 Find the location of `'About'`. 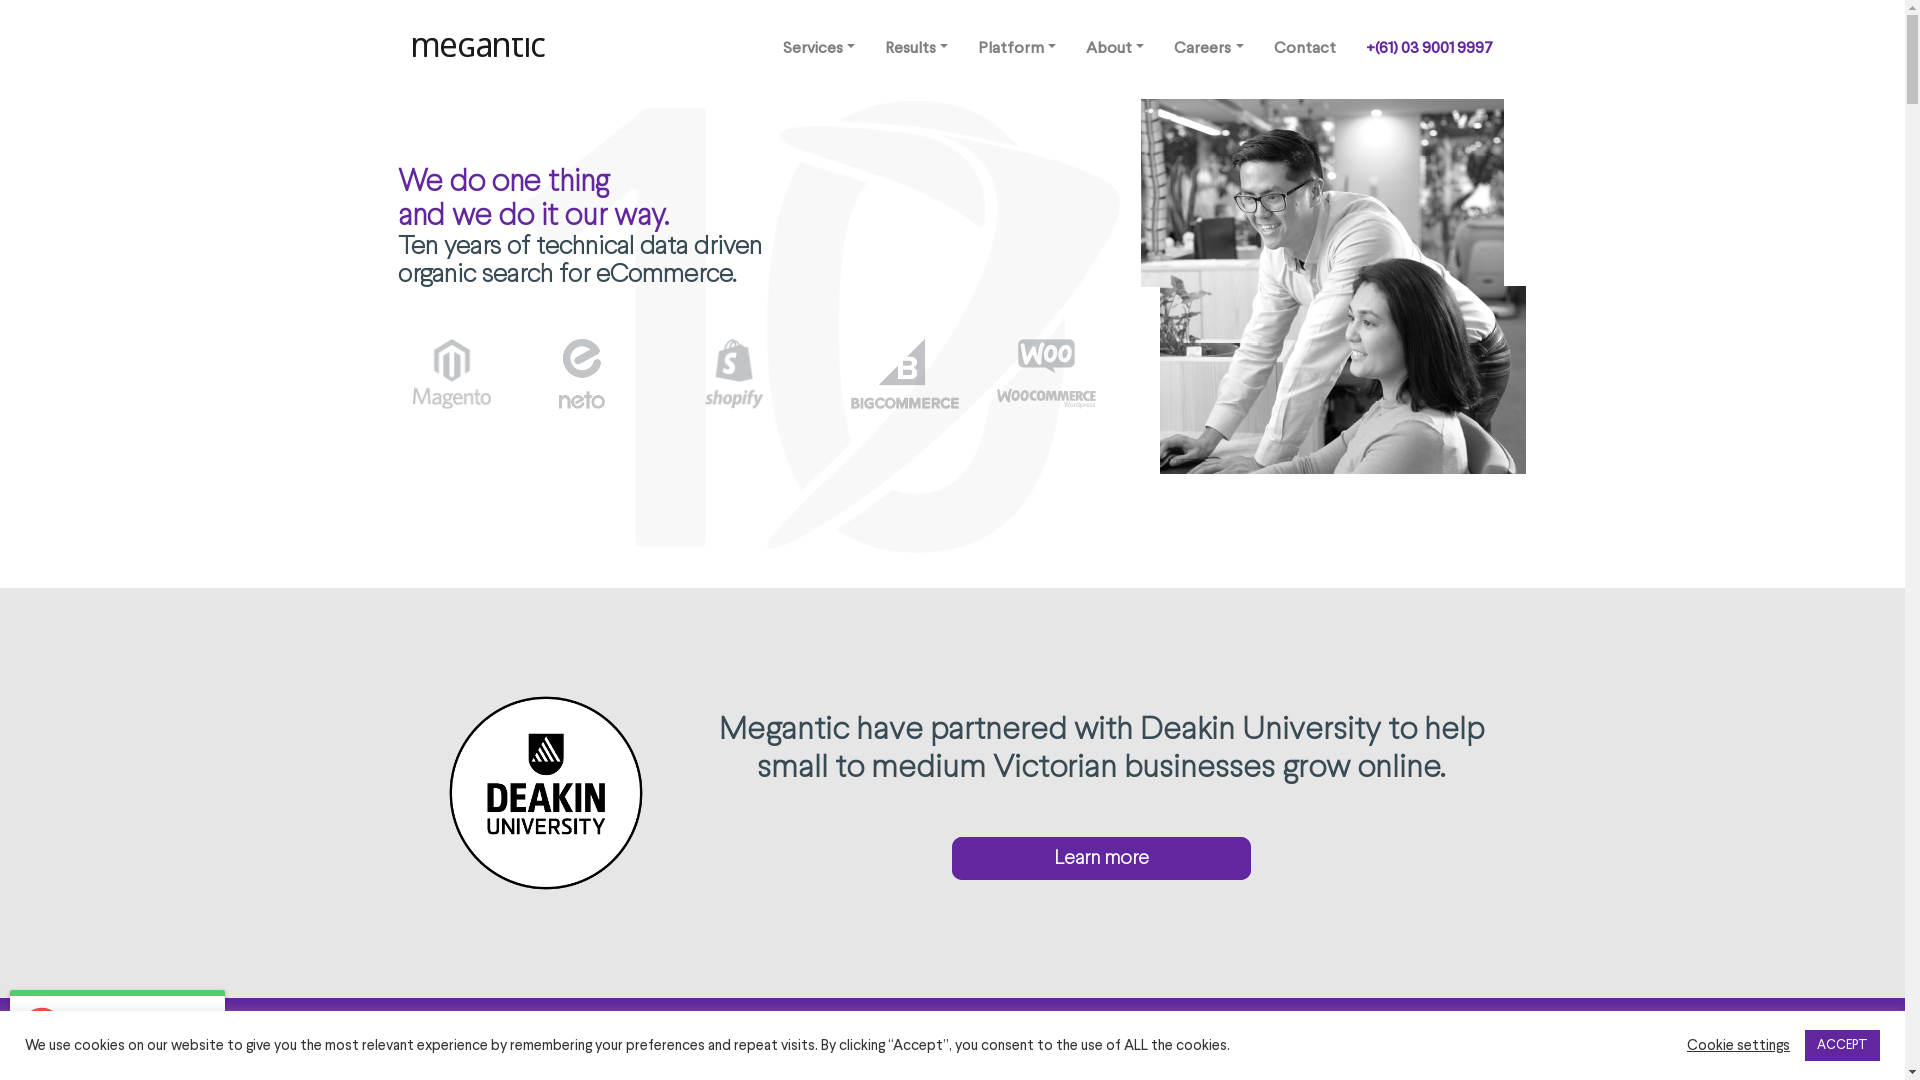

'About' is located at coordinates (1113, 48).